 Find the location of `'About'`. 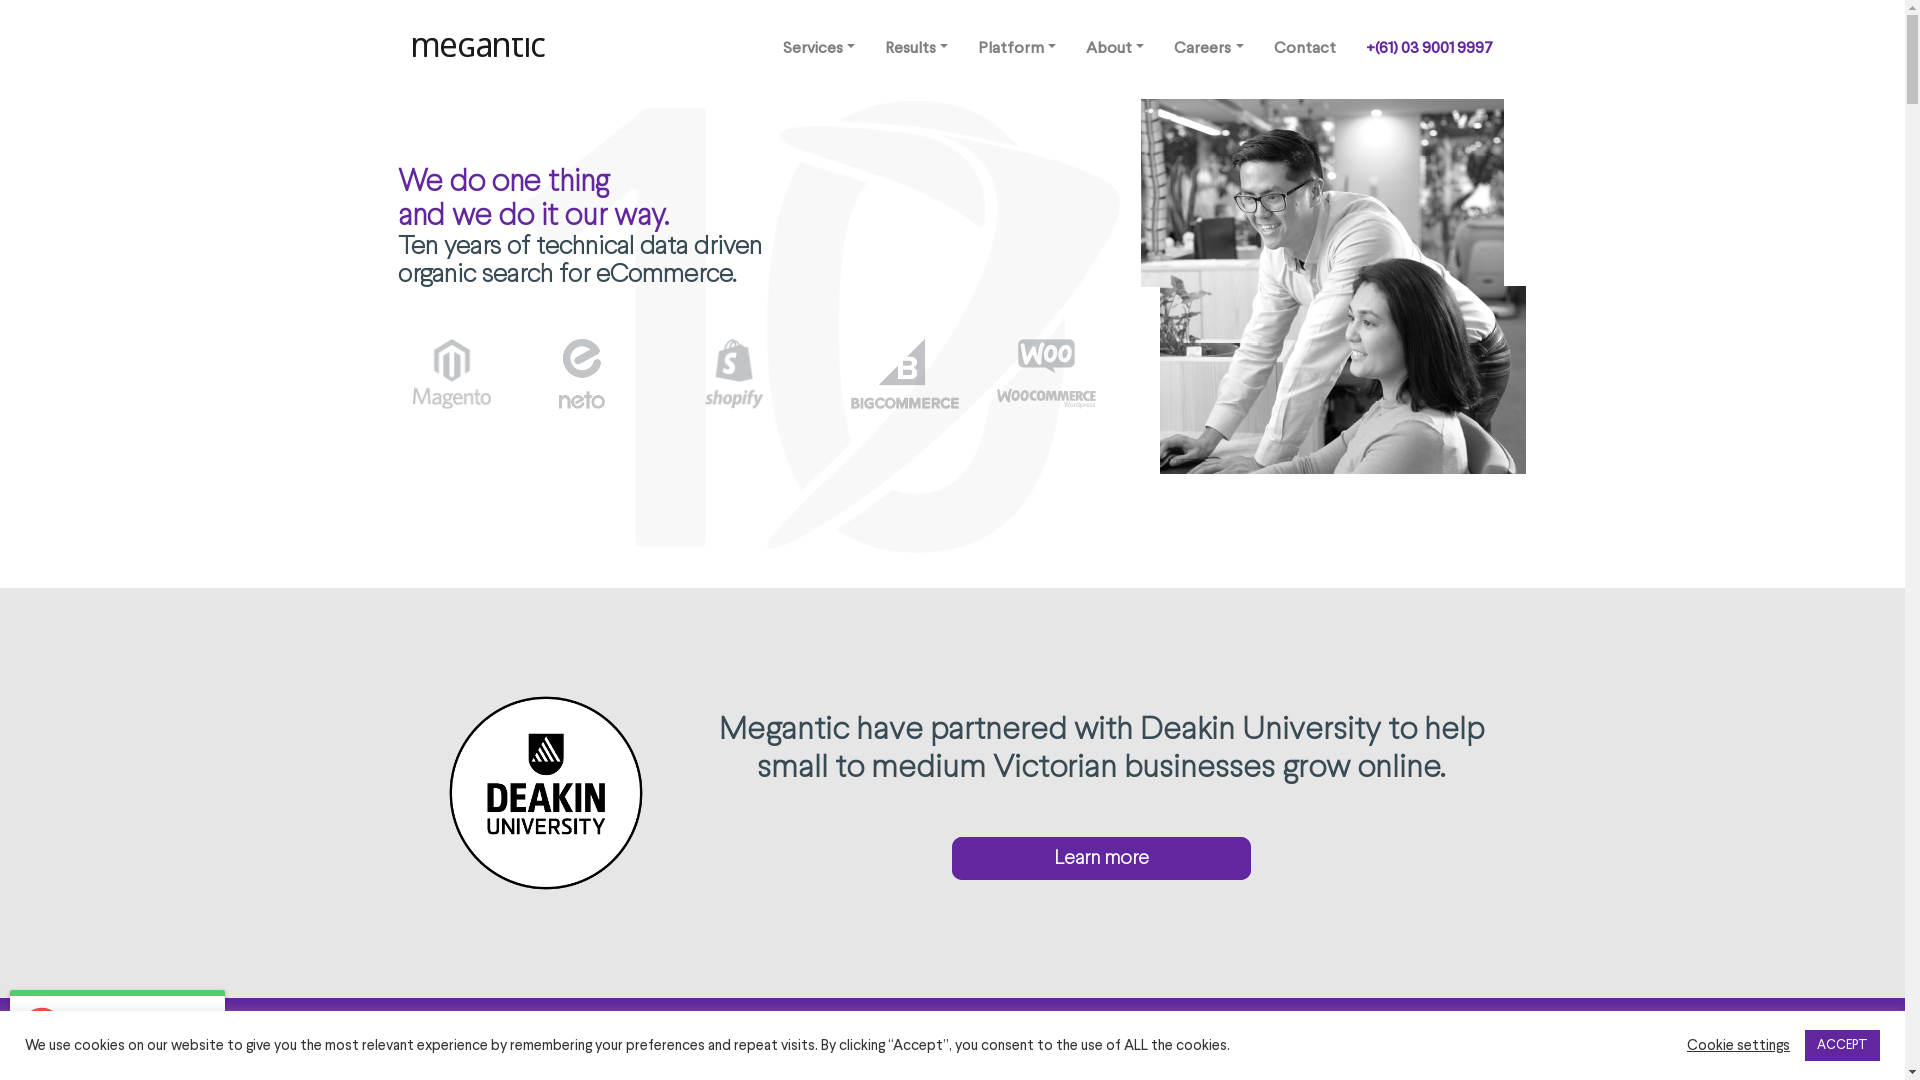

'About' is located at coordinates (1113, 48).